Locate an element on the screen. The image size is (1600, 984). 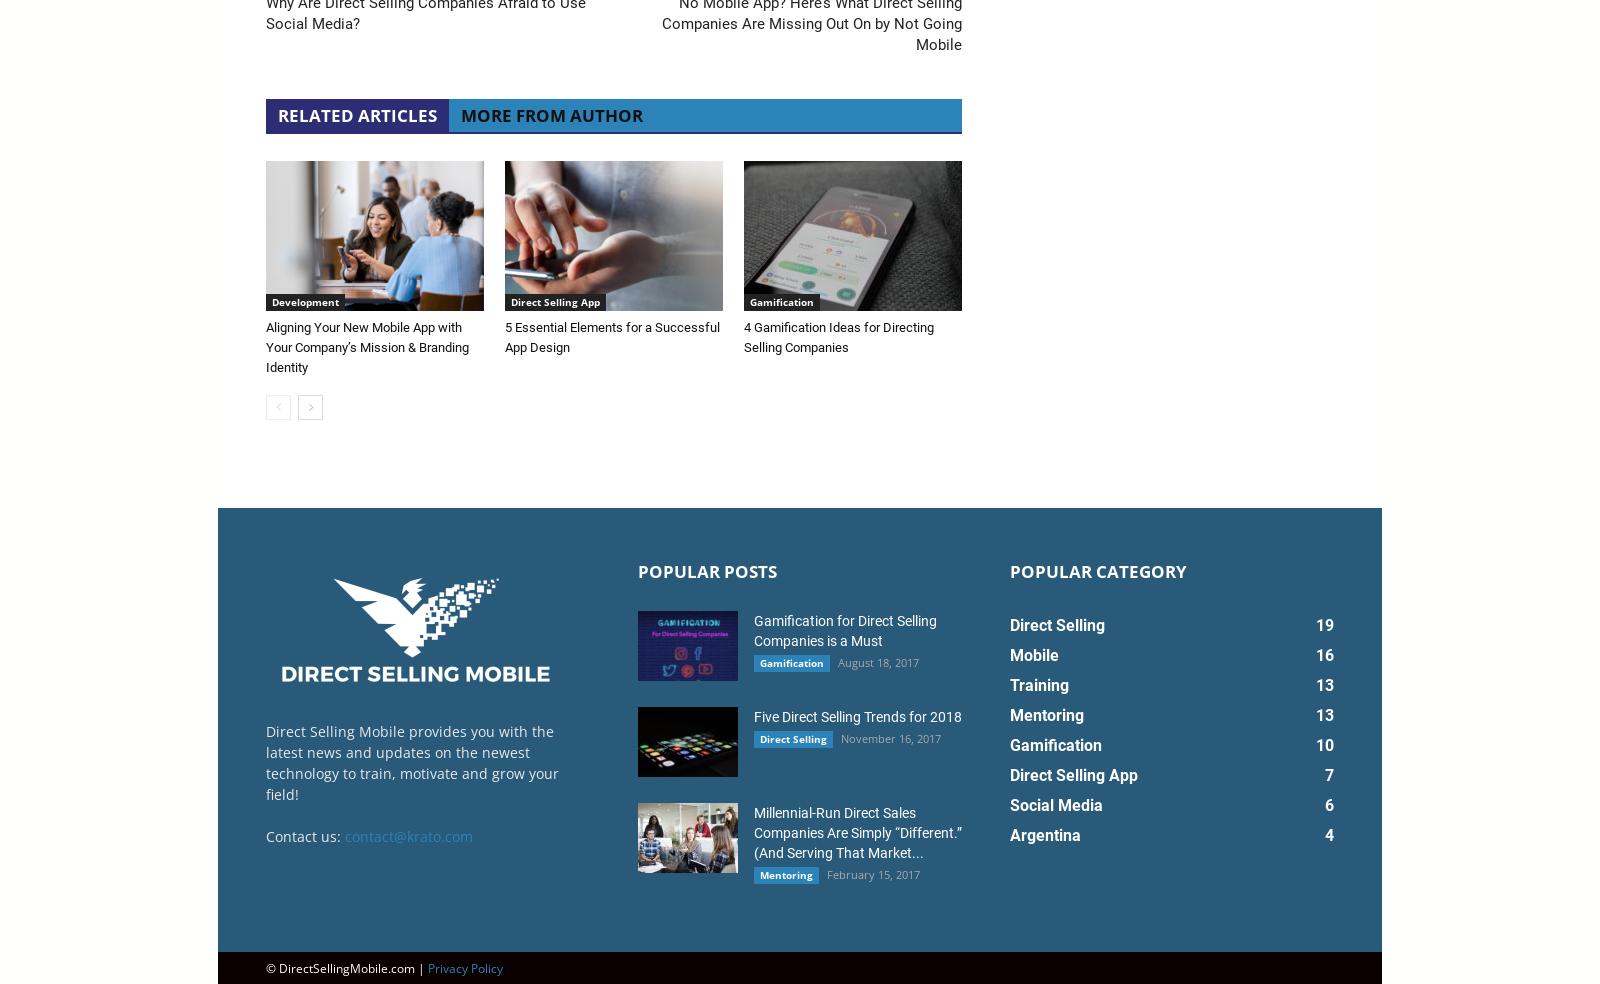
'Contact us:' is located at coordinates (305, 834).